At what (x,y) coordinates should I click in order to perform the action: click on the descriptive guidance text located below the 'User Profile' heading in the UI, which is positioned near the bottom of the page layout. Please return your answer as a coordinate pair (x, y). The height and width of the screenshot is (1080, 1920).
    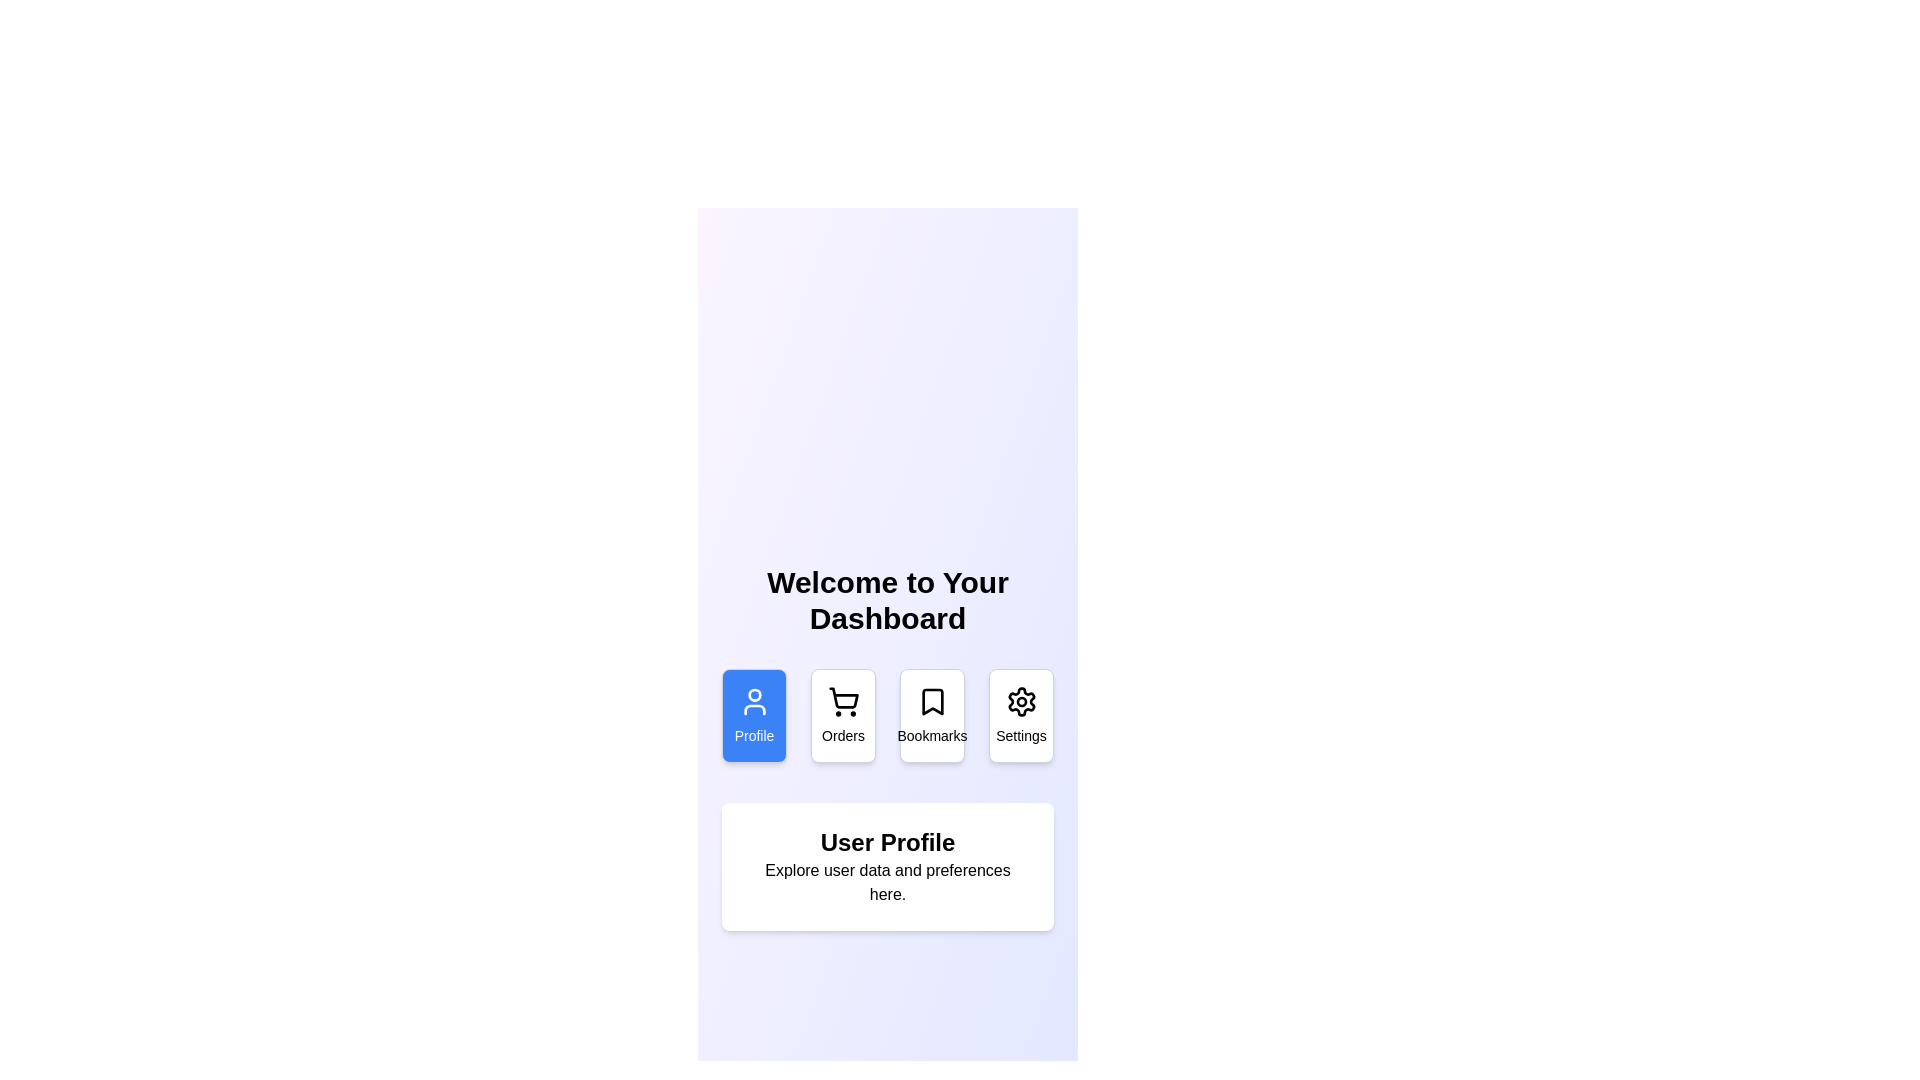
    Looking at the image, I should click on (887, 882).